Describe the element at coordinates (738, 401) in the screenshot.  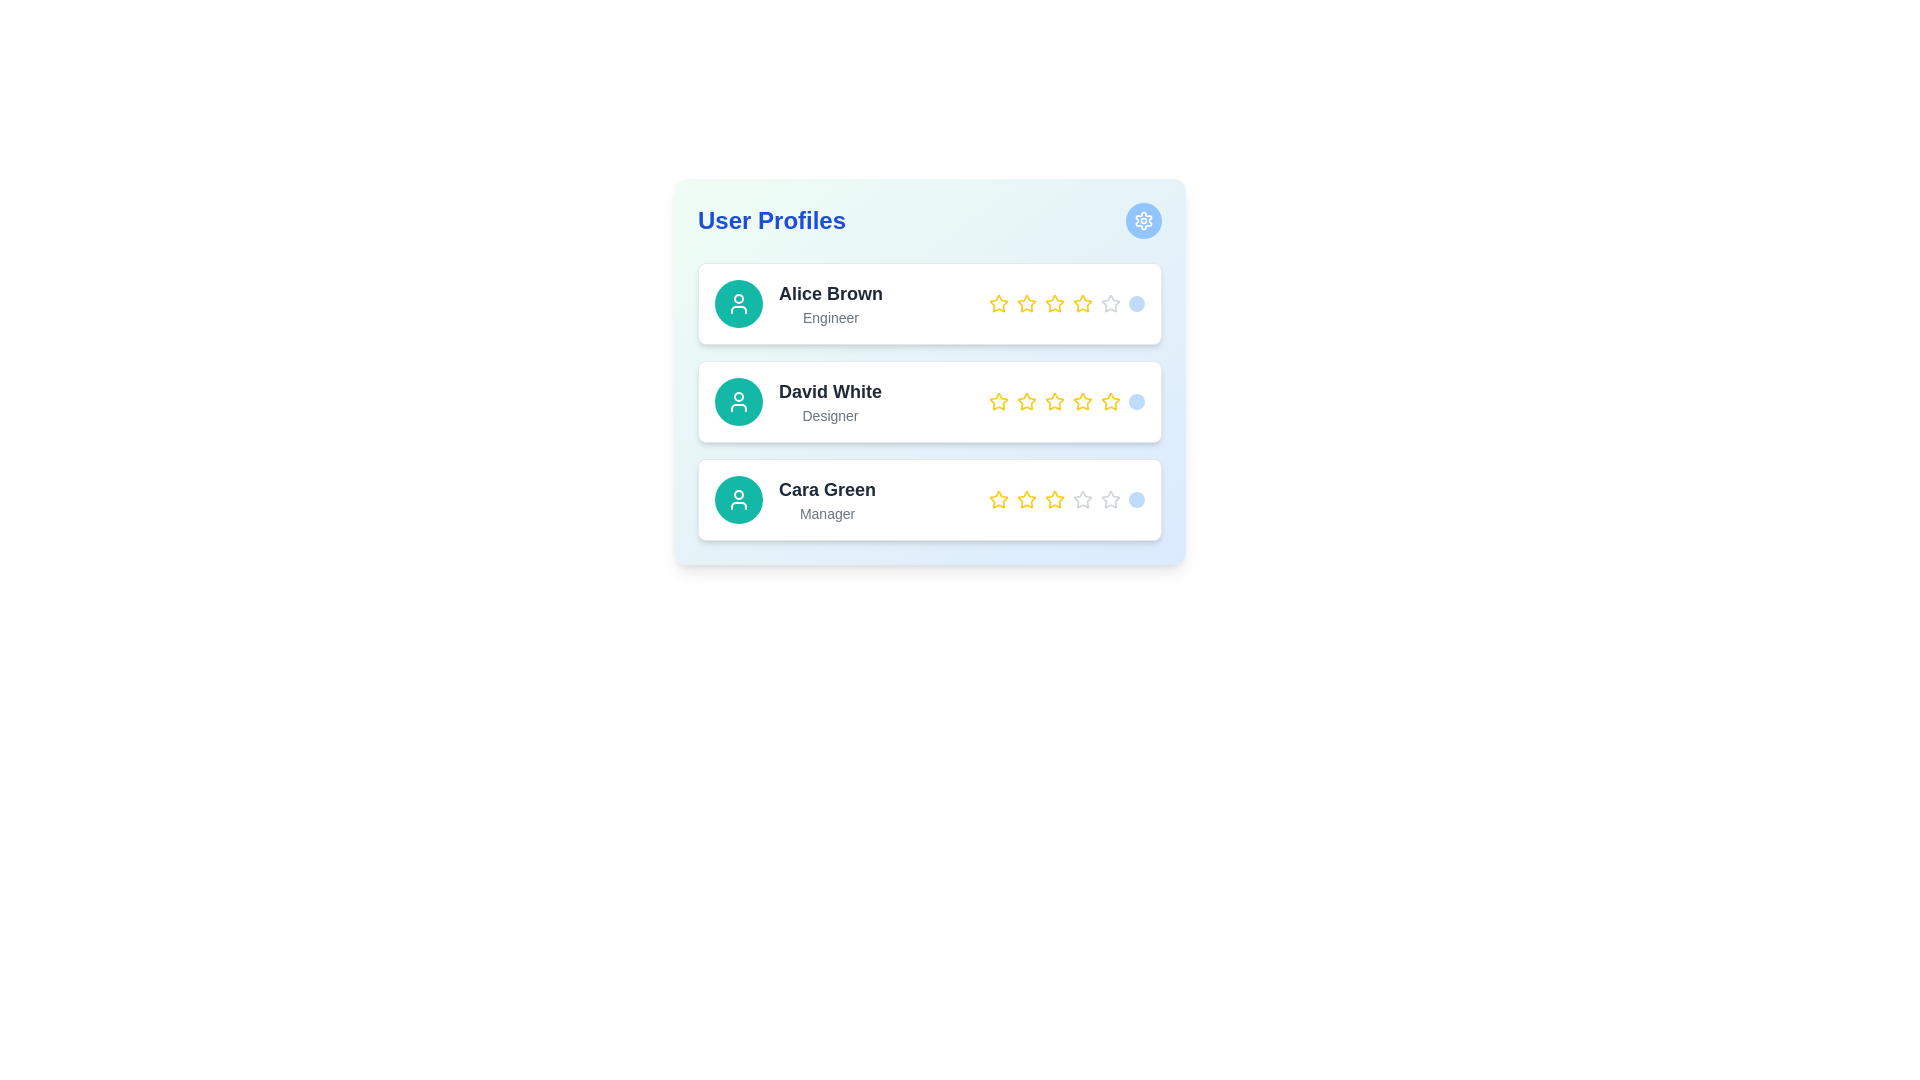
I see `the user profile icon representing a generic person's outline, which is white with a rounded stroke on a teal circular background, located in the second row of the user profile list next to 'David White'` at that location.